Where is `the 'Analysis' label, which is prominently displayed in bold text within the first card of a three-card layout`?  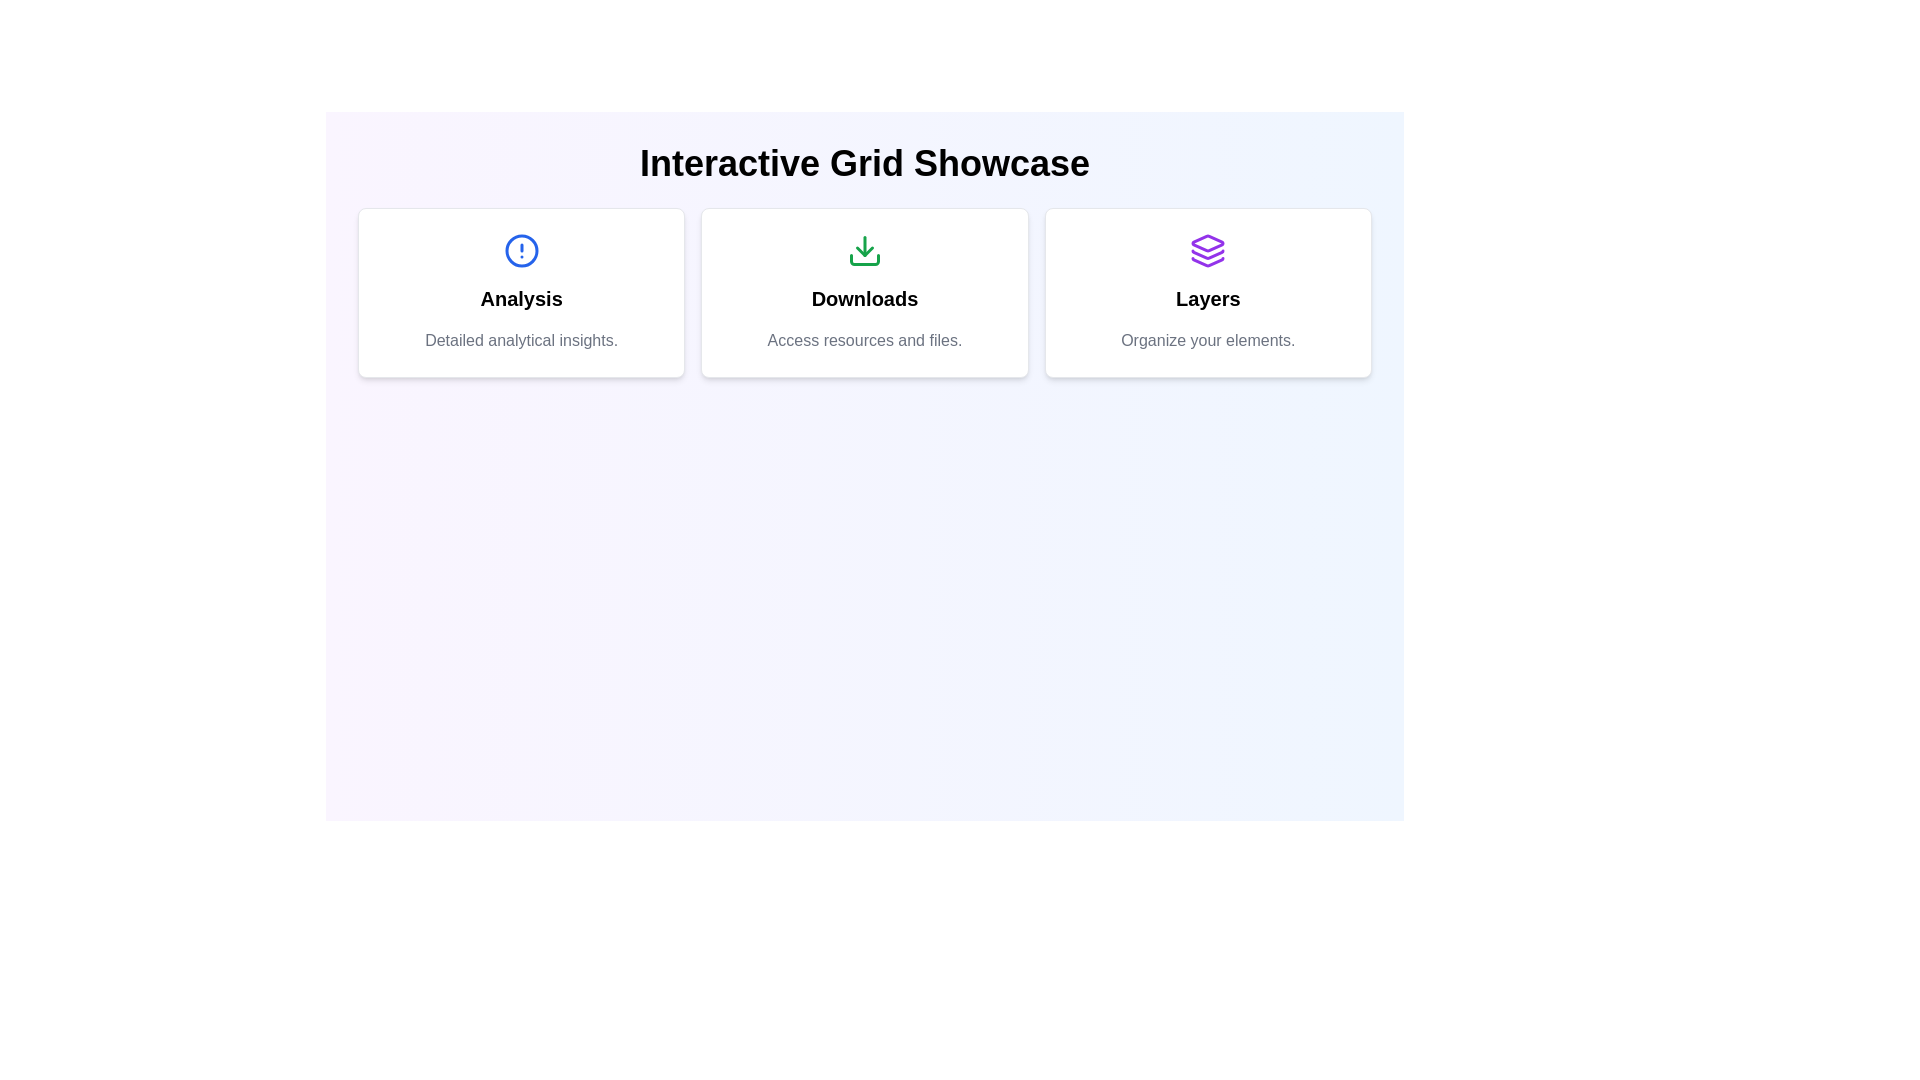
the 'Analysis' label, which is prominently displayed in bold text within the first card of a three-card layout is located at coordinates (521, 299).